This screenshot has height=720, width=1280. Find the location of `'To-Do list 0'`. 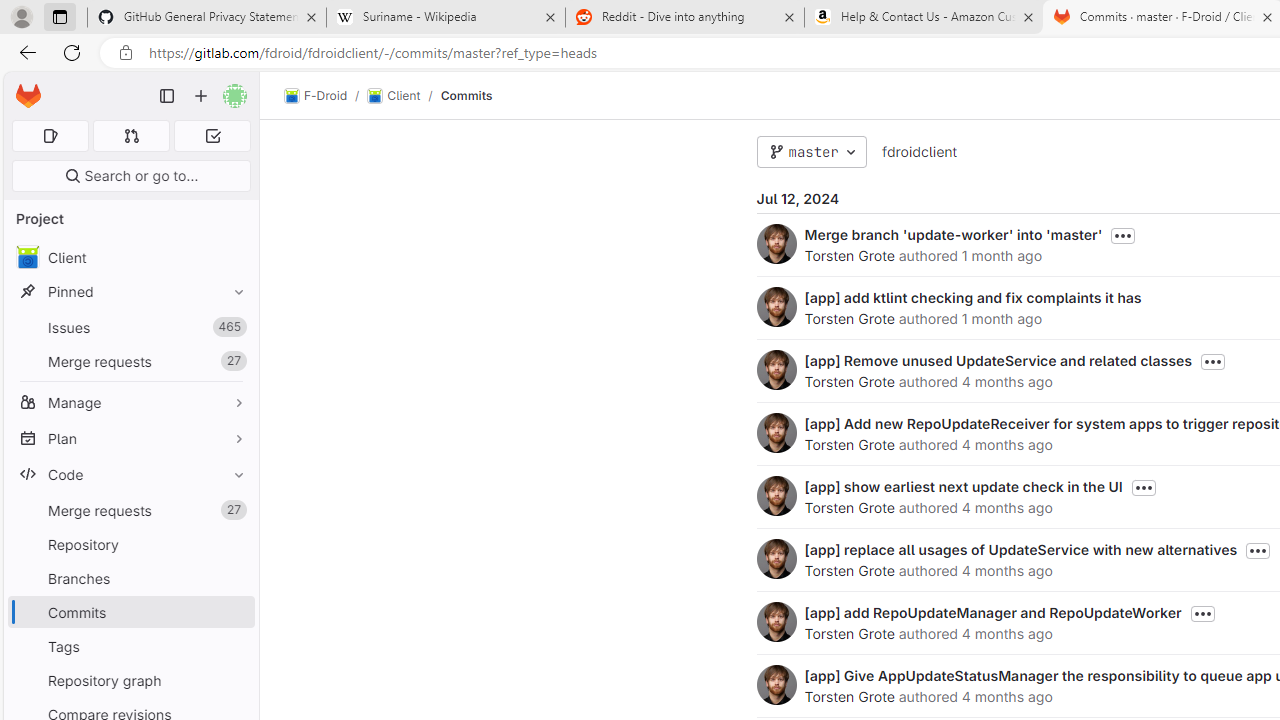

'To-Do list 0' is located at coordinates (212, 135).